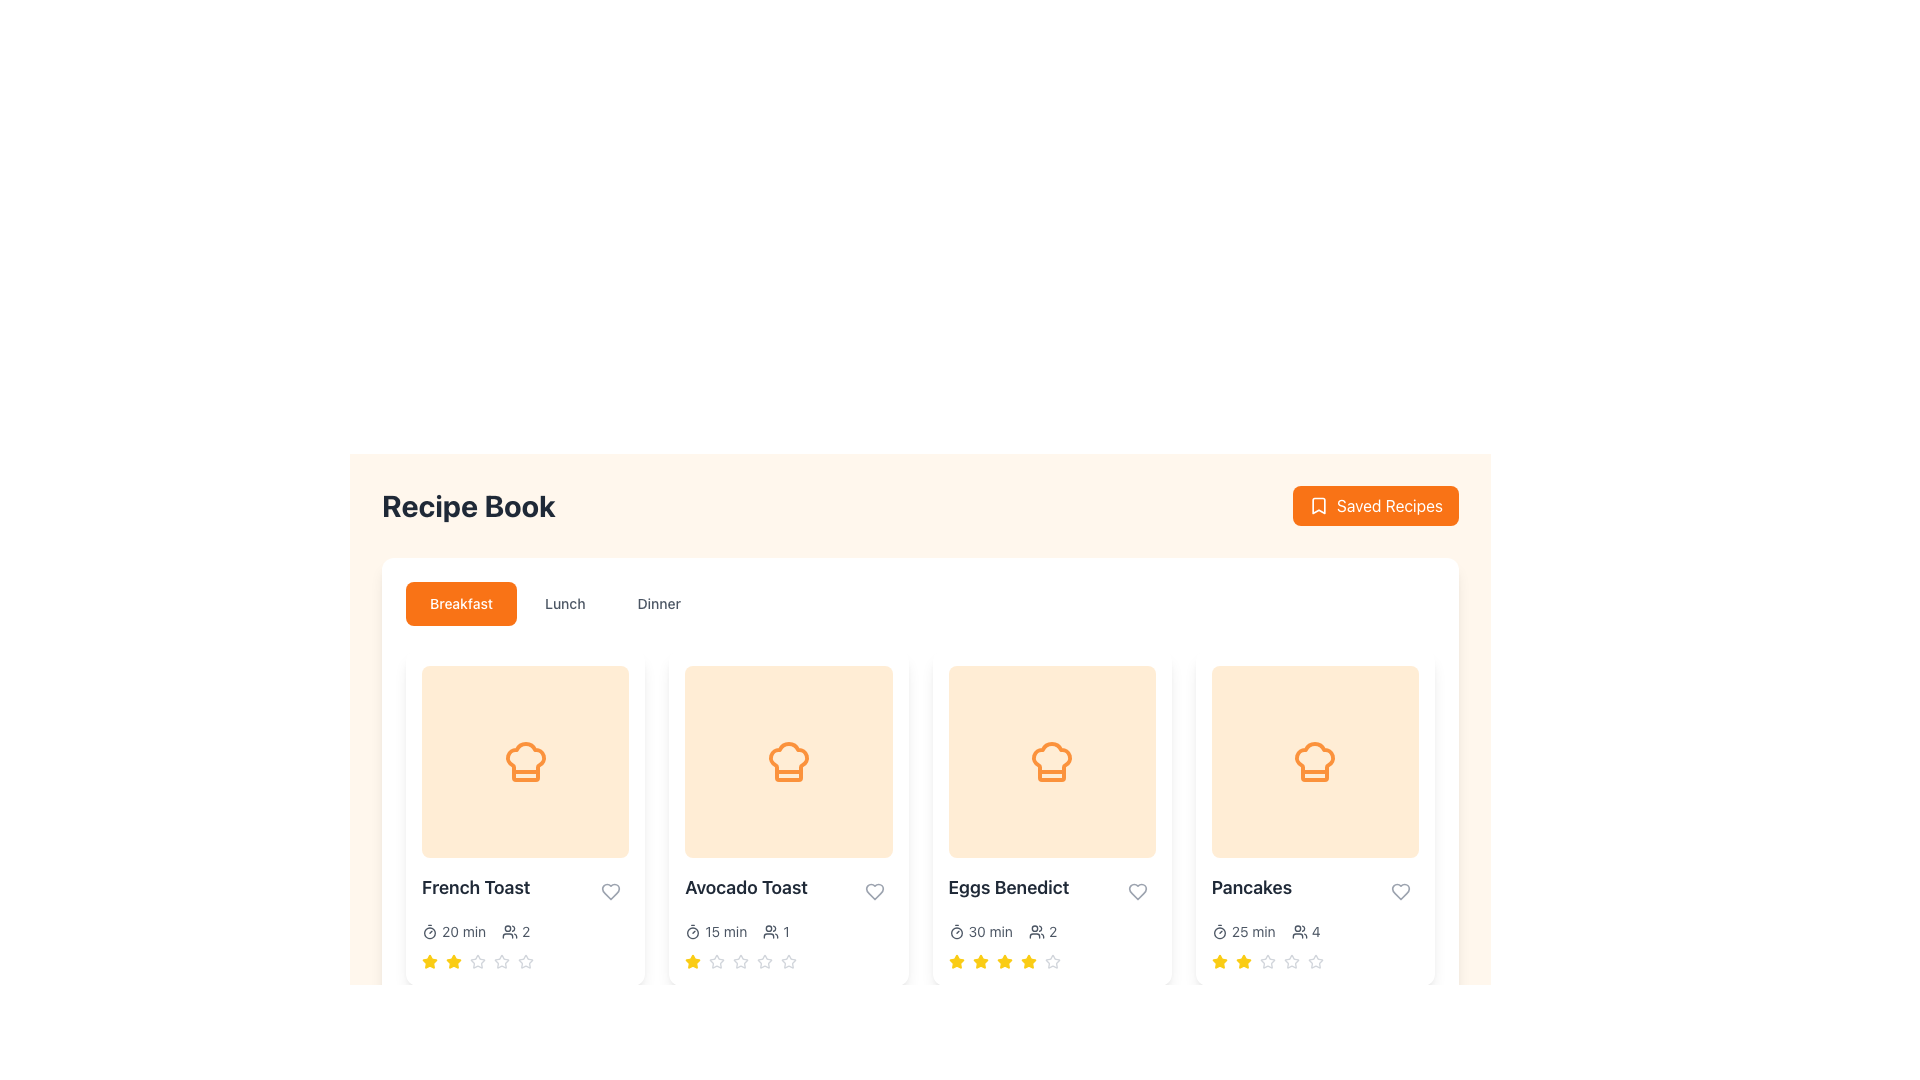 The width and height of the screenshot is (1920, 1080). Describe the element at coordinates (429, 933) in the screenshot. I see `the decorative SVG graphical element representing a timer for the 'French Toast' recipe, located on the leftmost card in the first row of the grid display` at that location.